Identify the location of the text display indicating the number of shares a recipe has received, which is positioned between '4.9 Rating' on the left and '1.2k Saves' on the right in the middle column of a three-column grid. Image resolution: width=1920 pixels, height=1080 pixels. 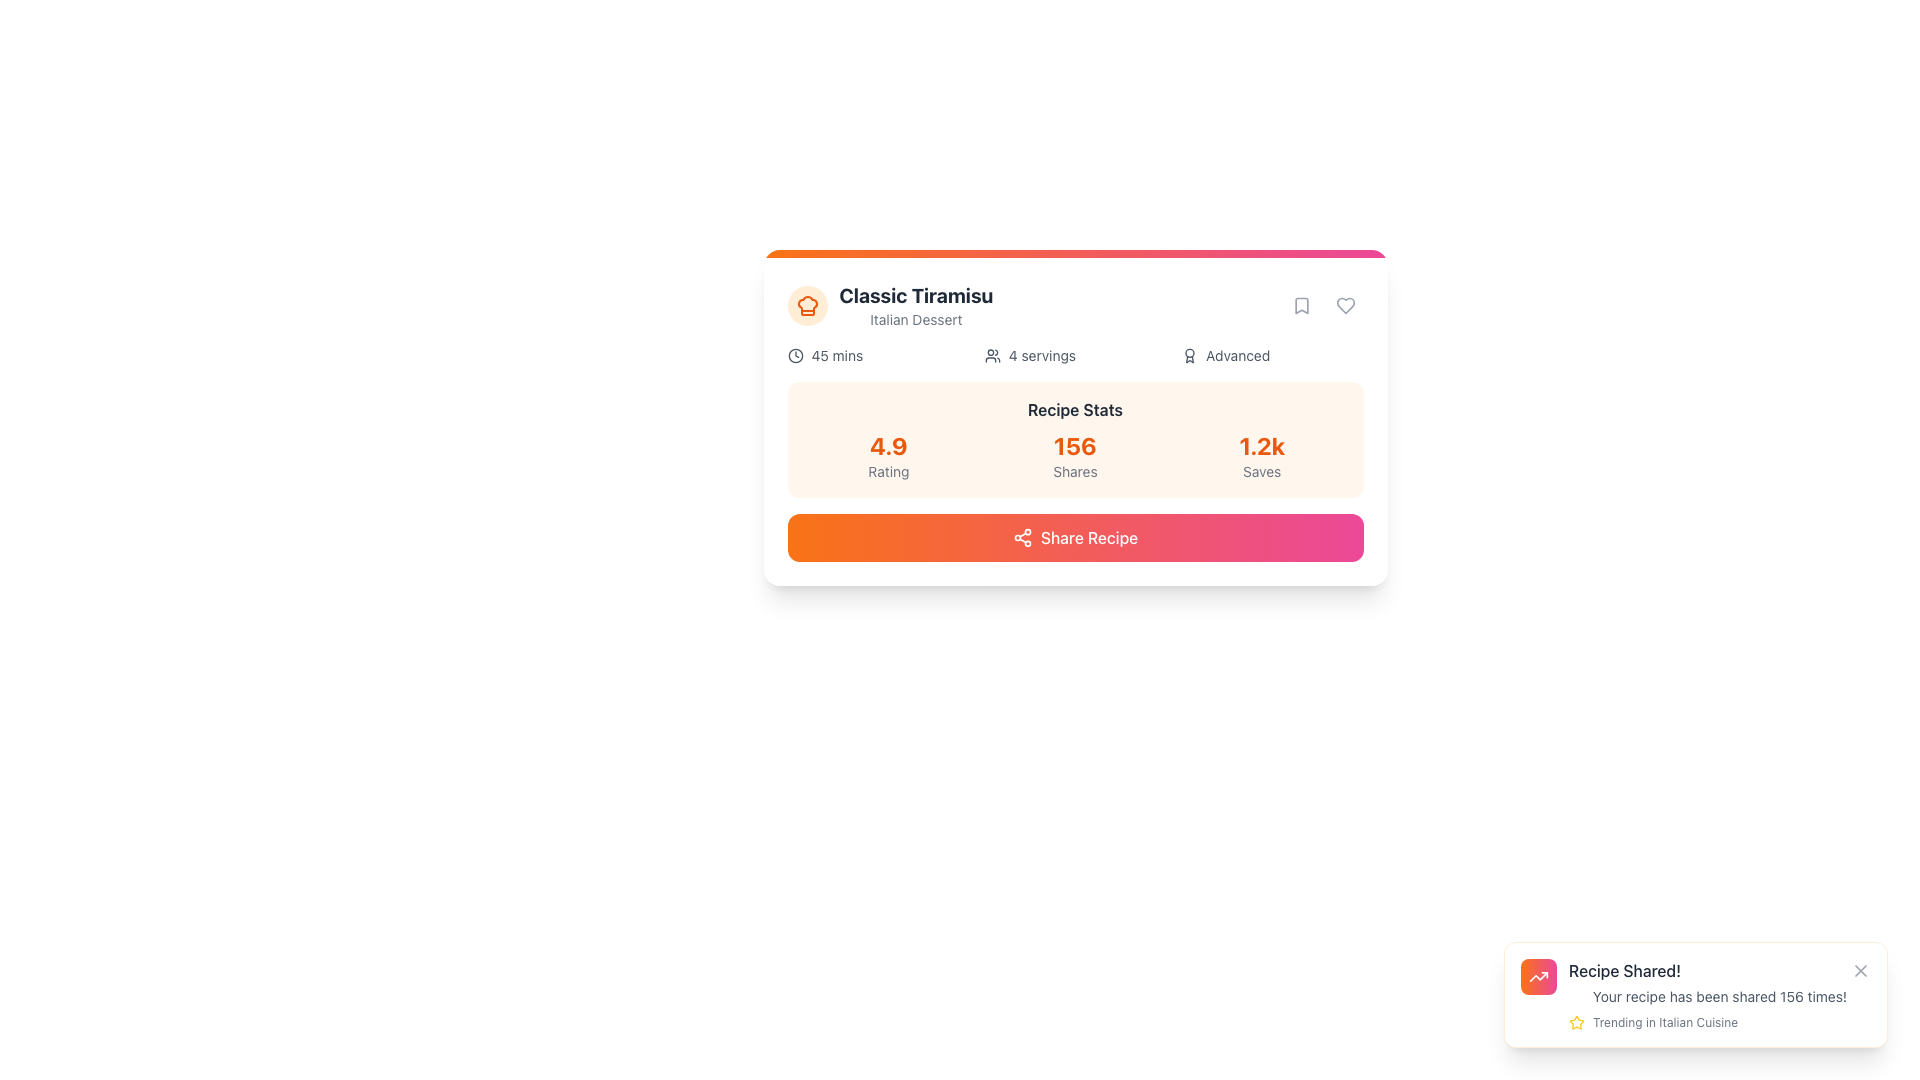
(1074, 455).